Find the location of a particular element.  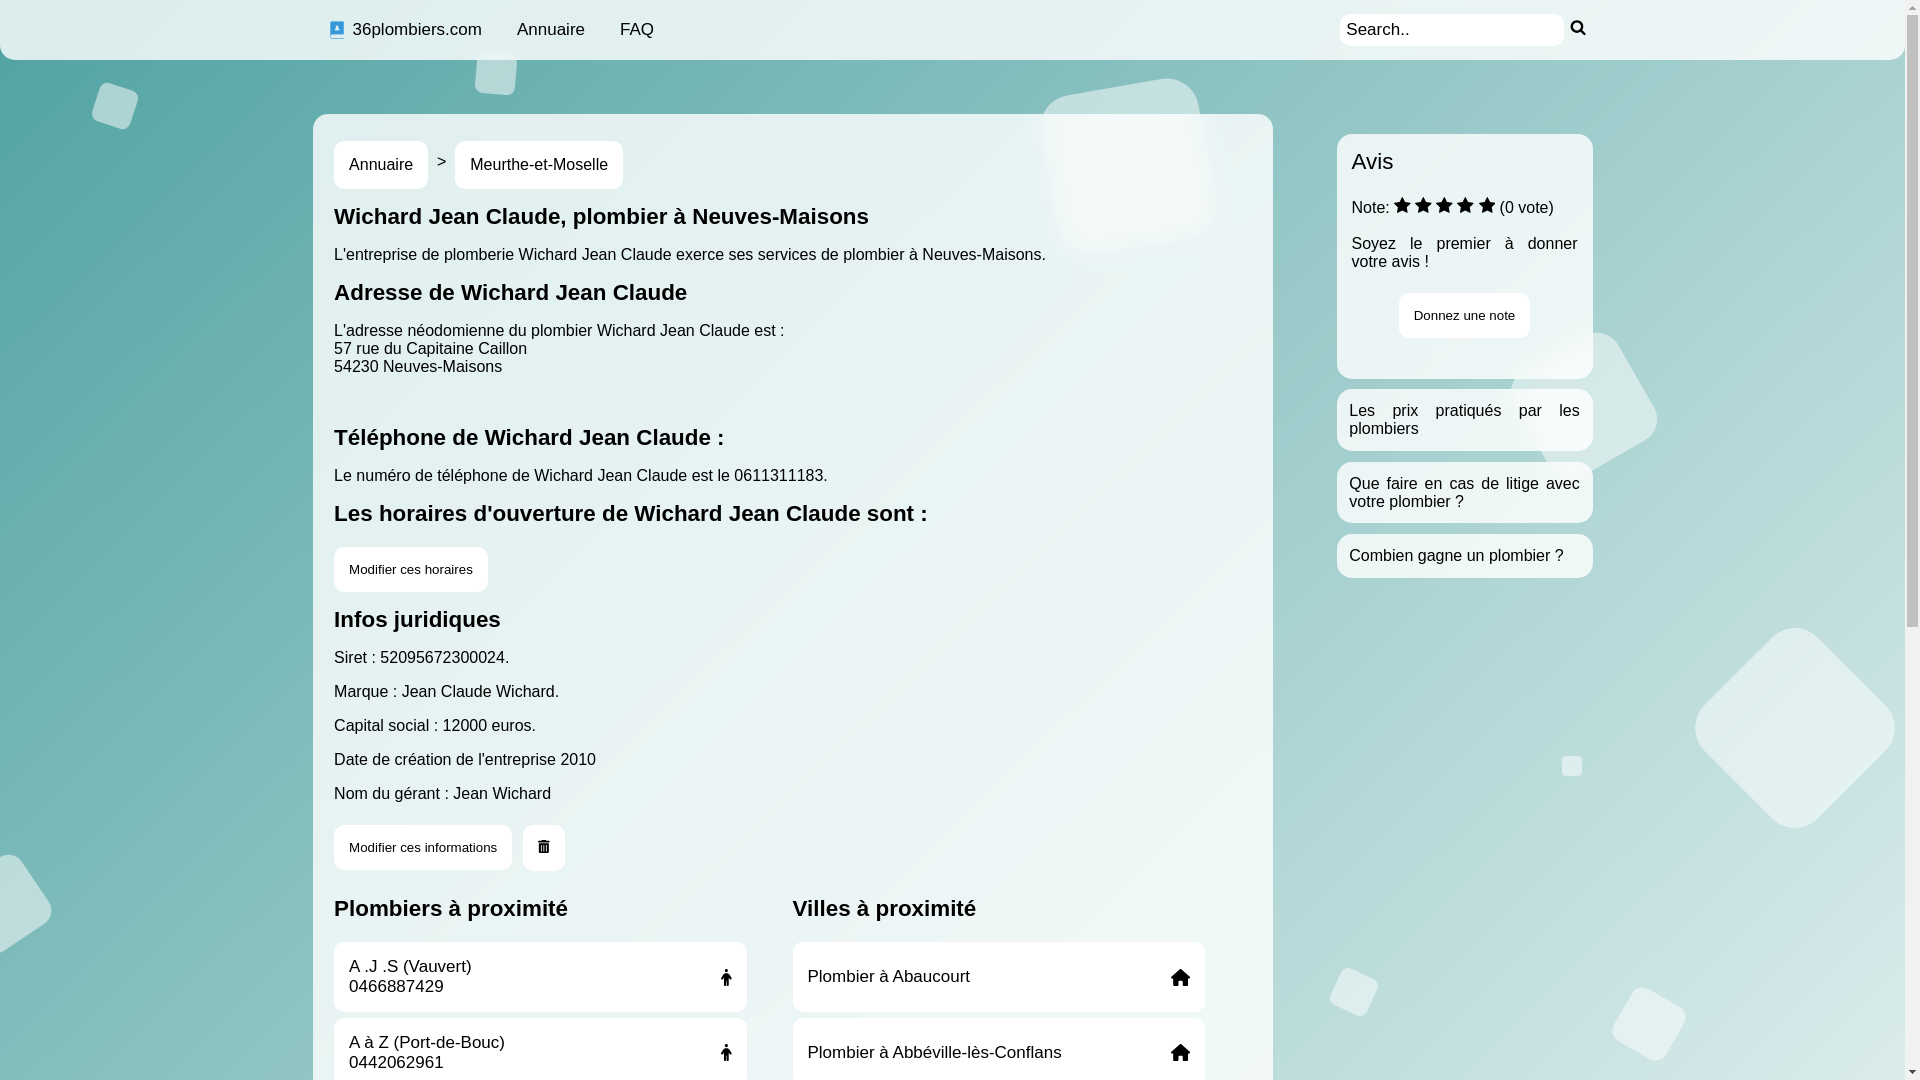

'A .J .S (Vauvert) is located at coordinates (540, 975).